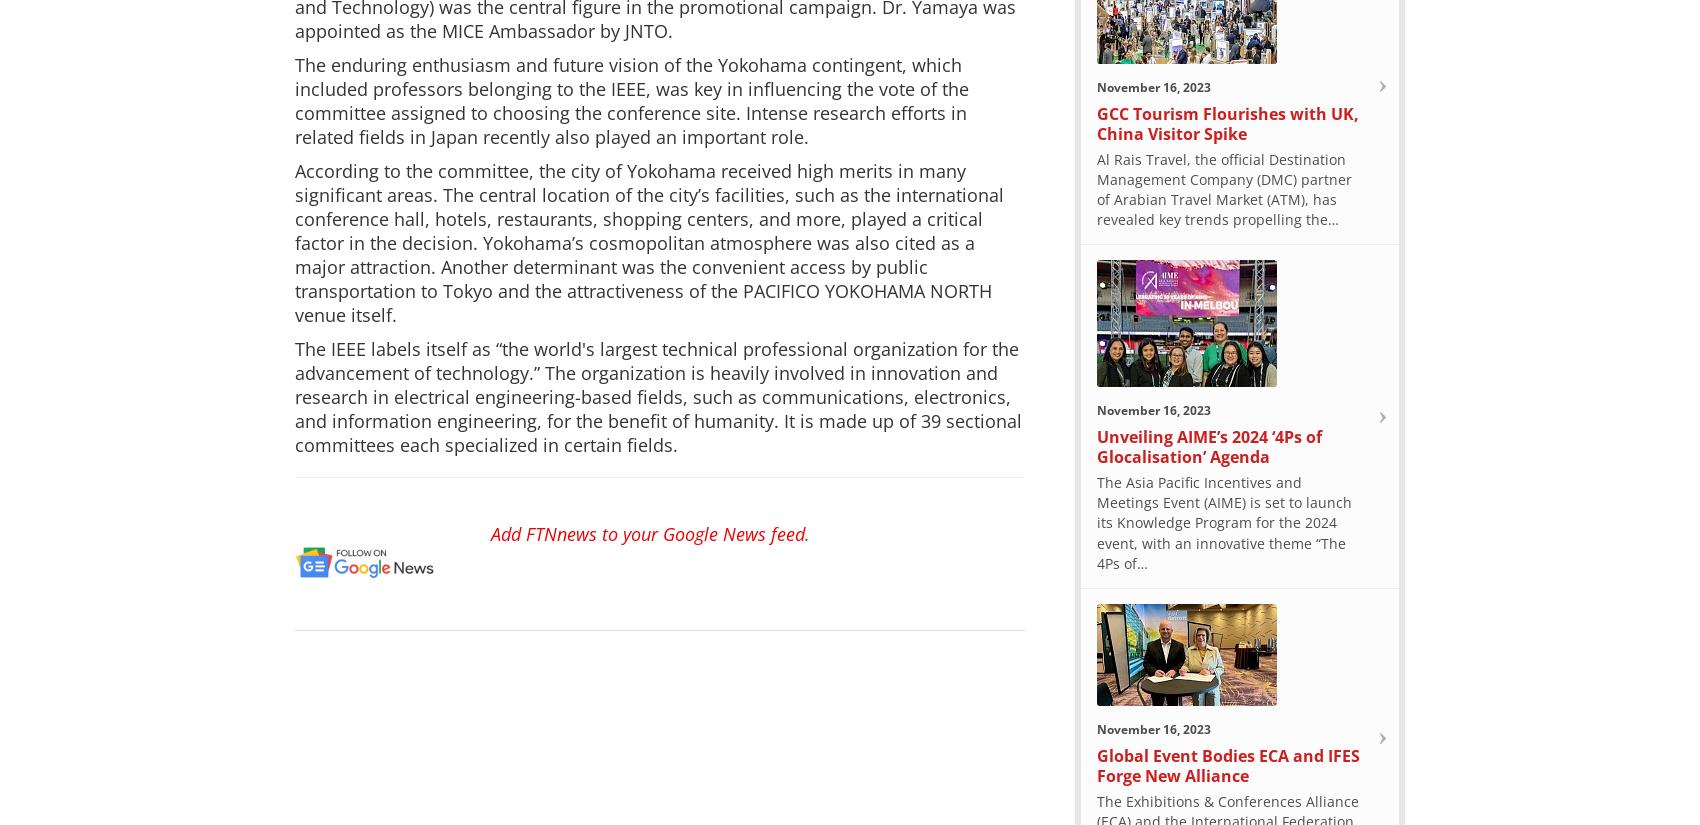 This screenshot has height=825, width=1700. Describe the element at coordinates (649, 241) in the screenshot. I see `'According to the committee, the city of Yokohama received high merits in many significant areas. The central location of the city’s facilities, such as the international conference hall, hotels, restaurants, shopping centers, and more, played a critical factor in the decision. Yokohama’s cosmopolitan atmosphere was also cited as a major attraction. Another determinant was the convenient access by public transportation to Tokyo and the attractiveness of the PACIFICO YOKOHAMA NORTH venue itself.'` at that location.